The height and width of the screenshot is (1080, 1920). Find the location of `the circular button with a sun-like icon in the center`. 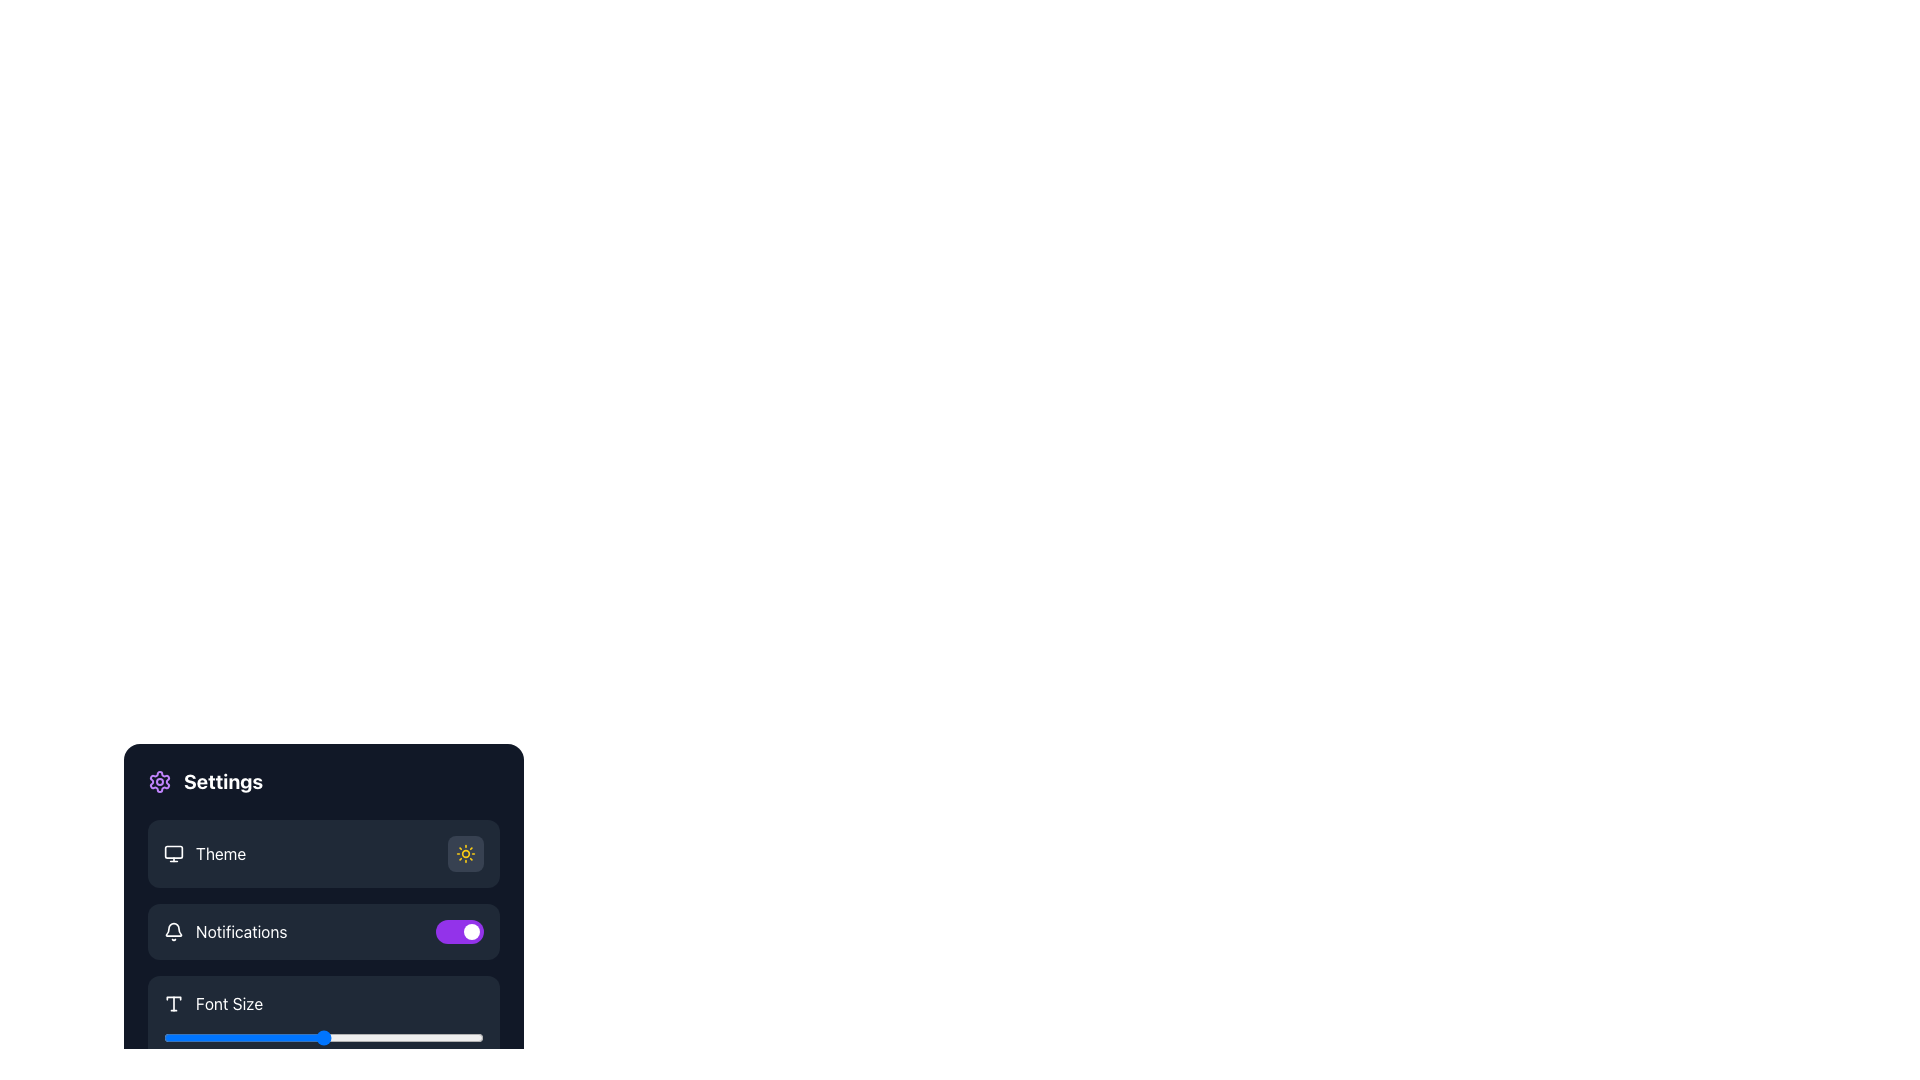

the circular button with a sun-like icon in the center is located at coordinates (464, 853).